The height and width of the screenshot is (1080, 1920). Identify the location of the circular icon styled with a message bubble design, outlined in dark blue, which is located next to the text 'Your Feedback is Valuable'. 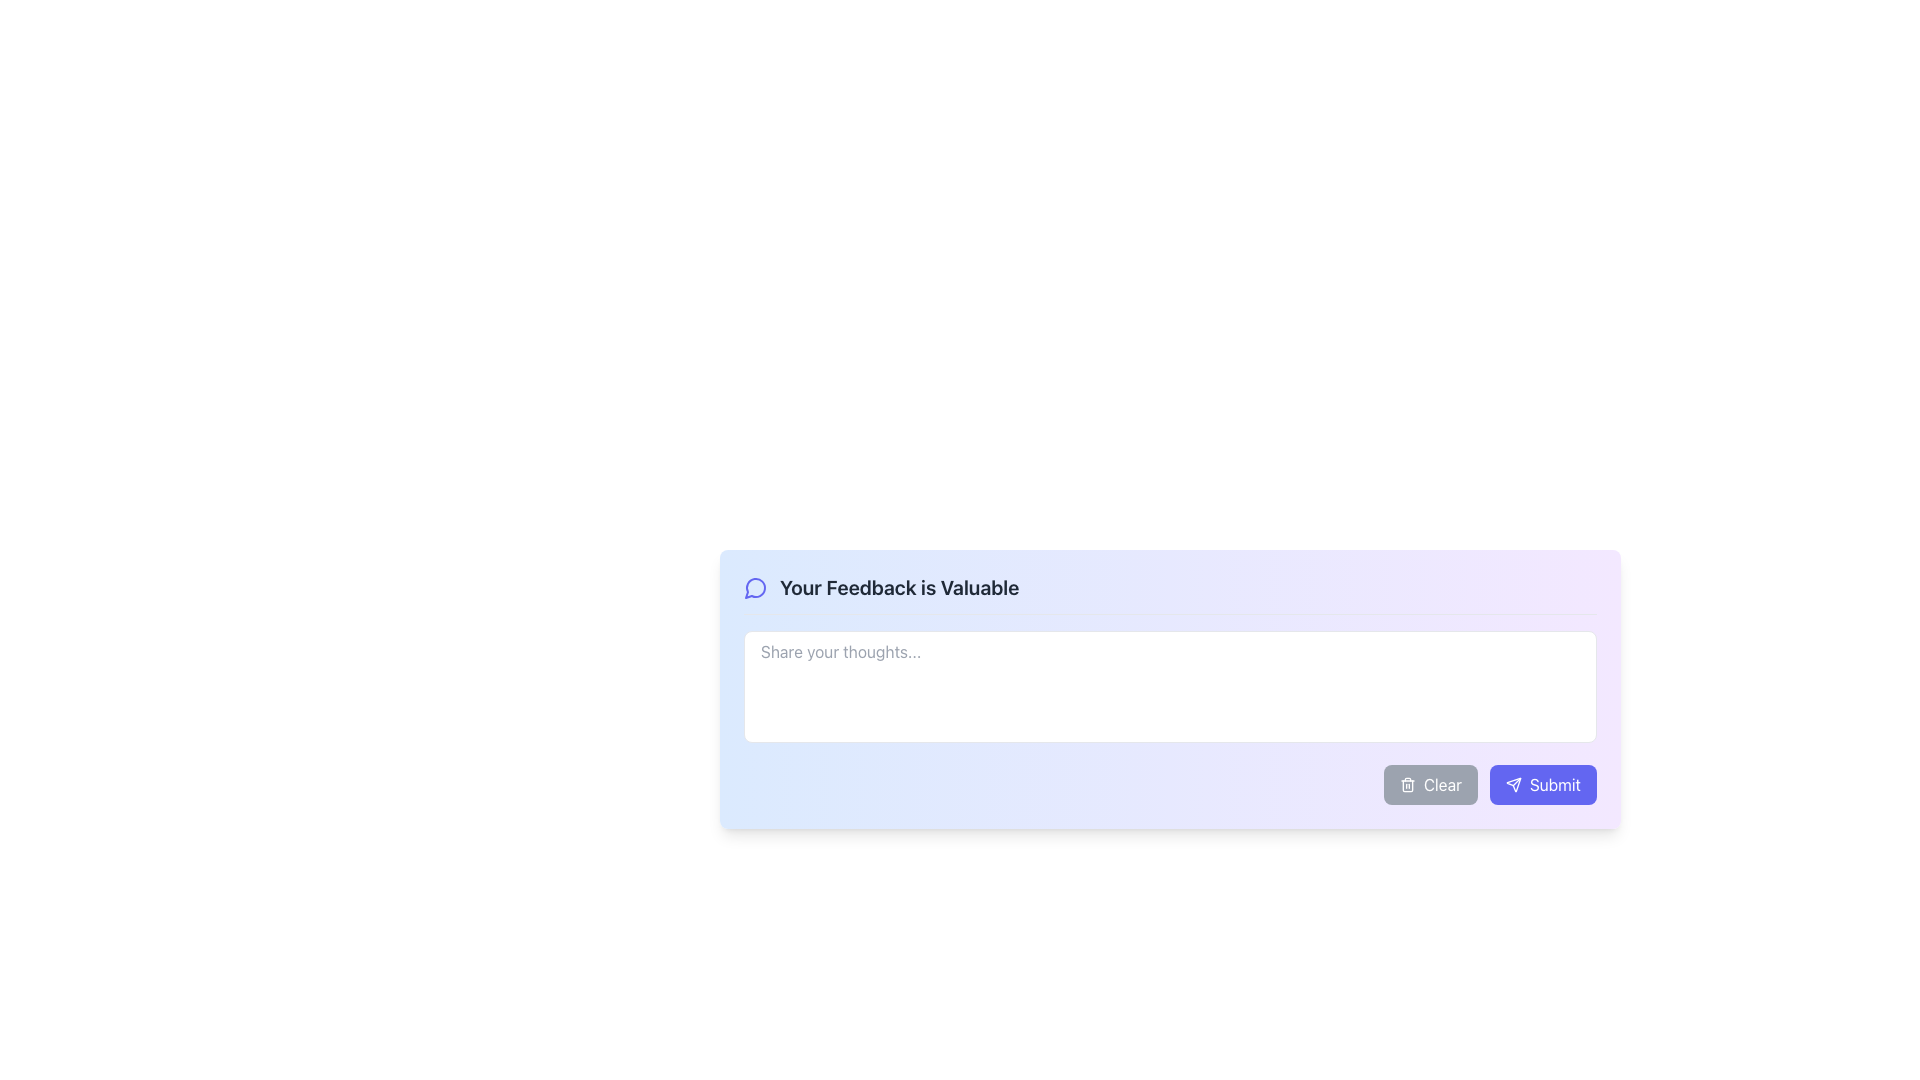
(754, 586).